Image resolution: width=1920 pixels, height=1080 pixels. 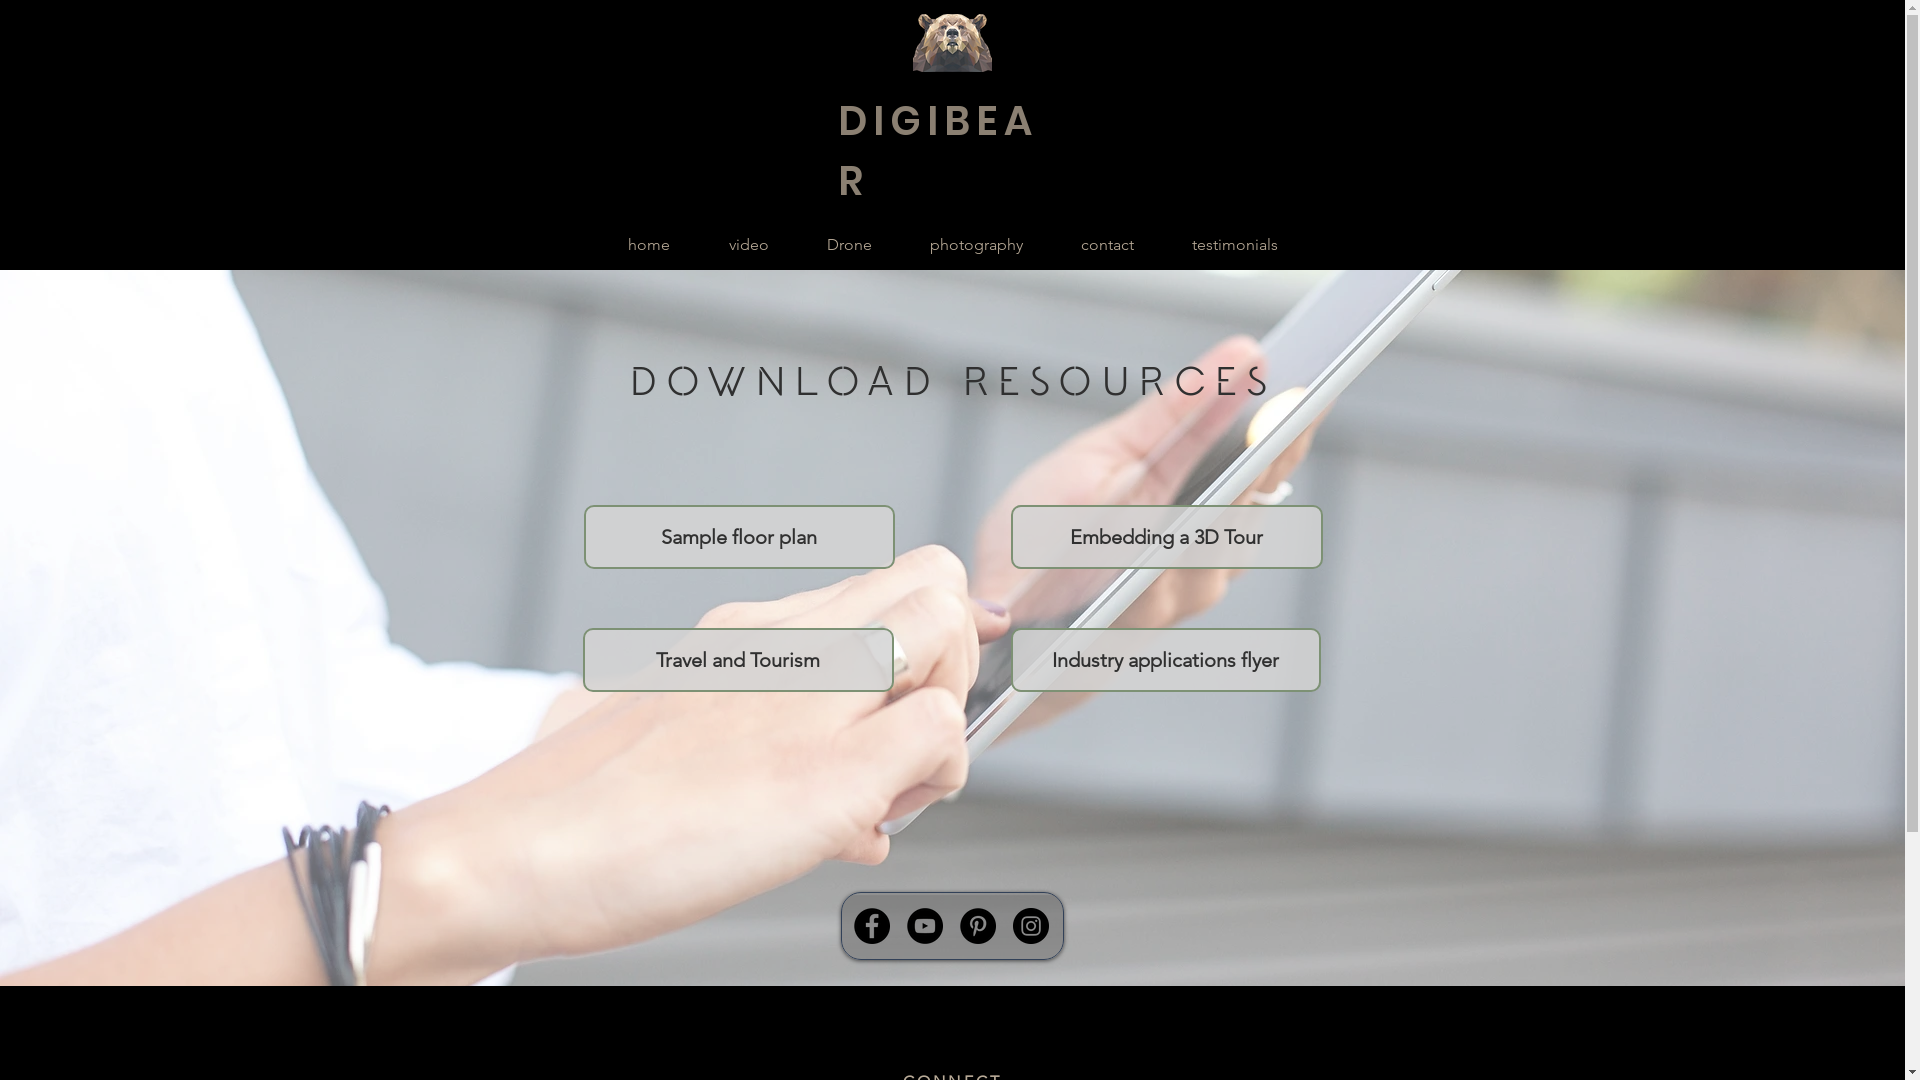 What do you see at coordinates (950, 42) in the screenshot?
I see `'Asset 5_2x_edited.png'` at bounding box center [950, 42].